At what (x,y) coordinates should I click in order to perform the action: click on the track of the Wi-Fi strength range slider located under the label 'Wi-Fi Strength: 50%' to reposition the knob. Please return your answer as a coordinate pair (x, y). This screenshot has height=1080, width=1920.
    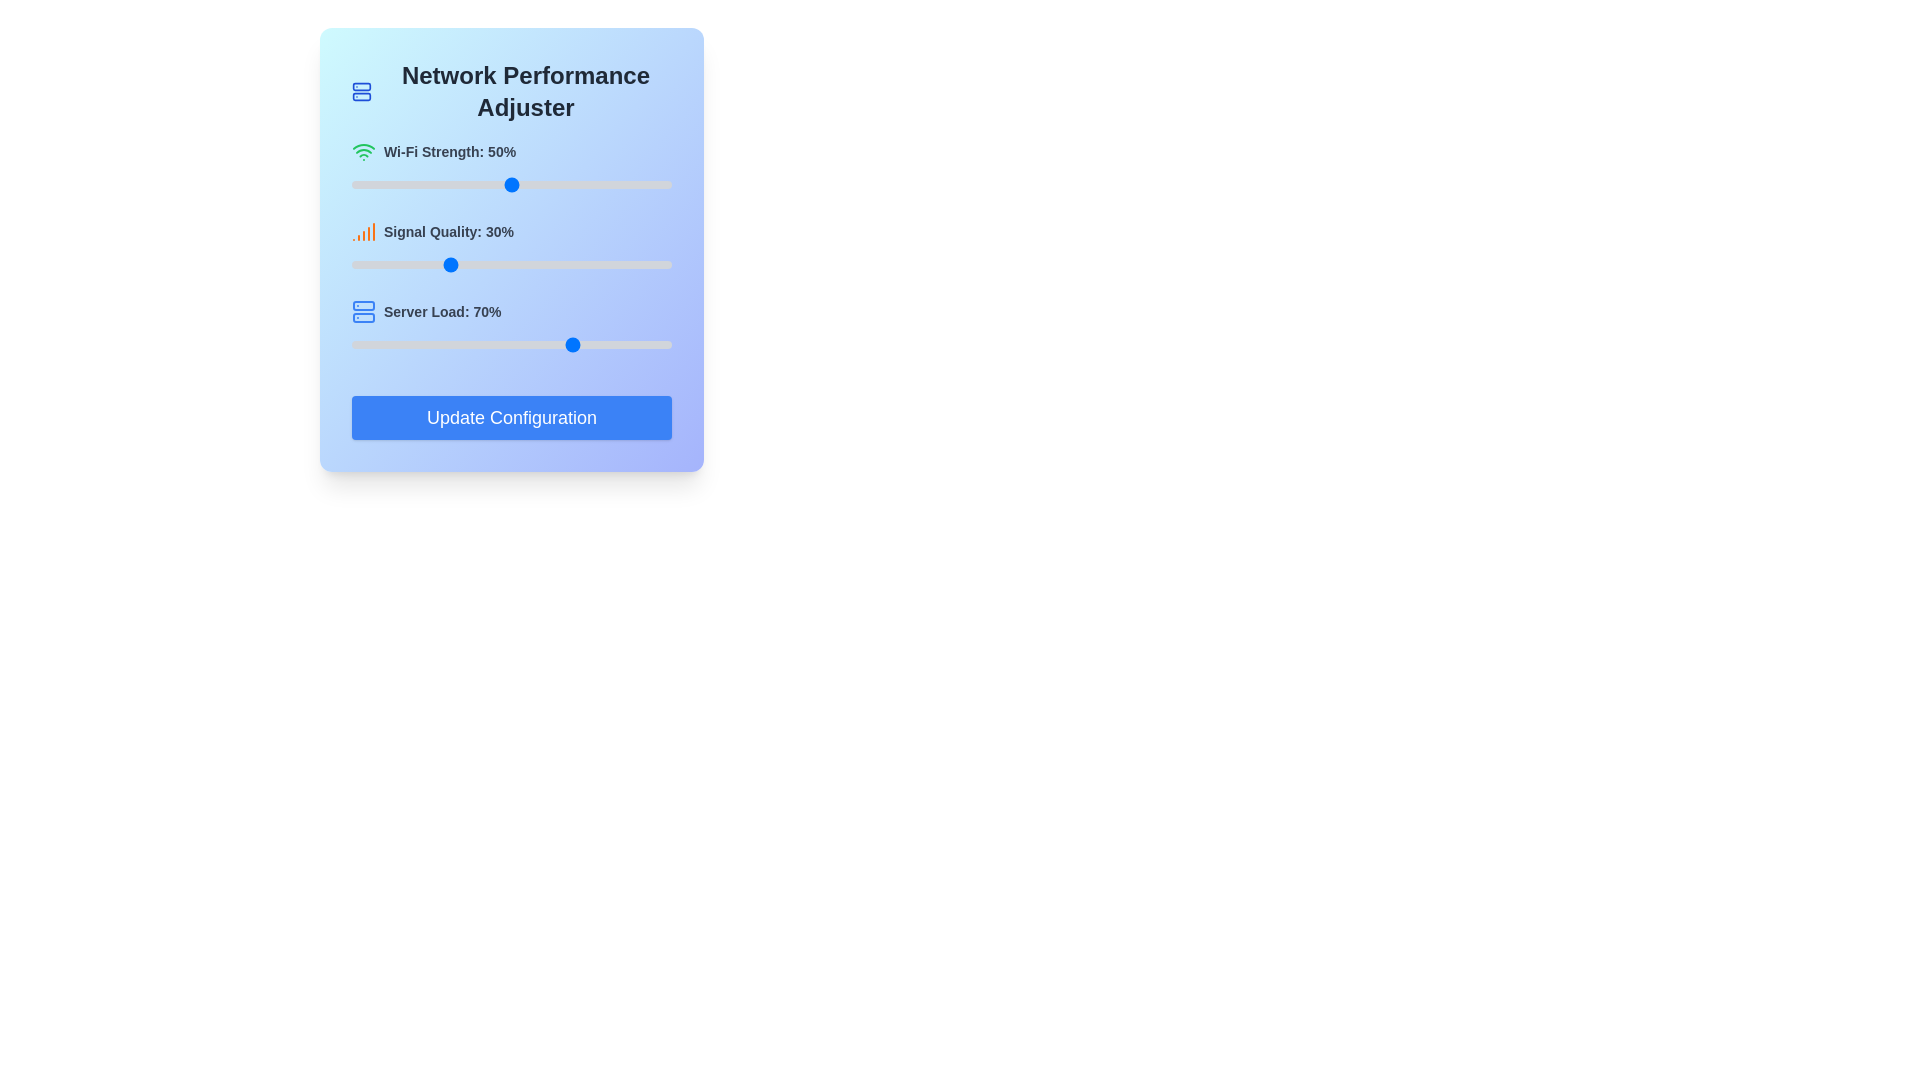
    Looking at the image, I should click on (512, 185).